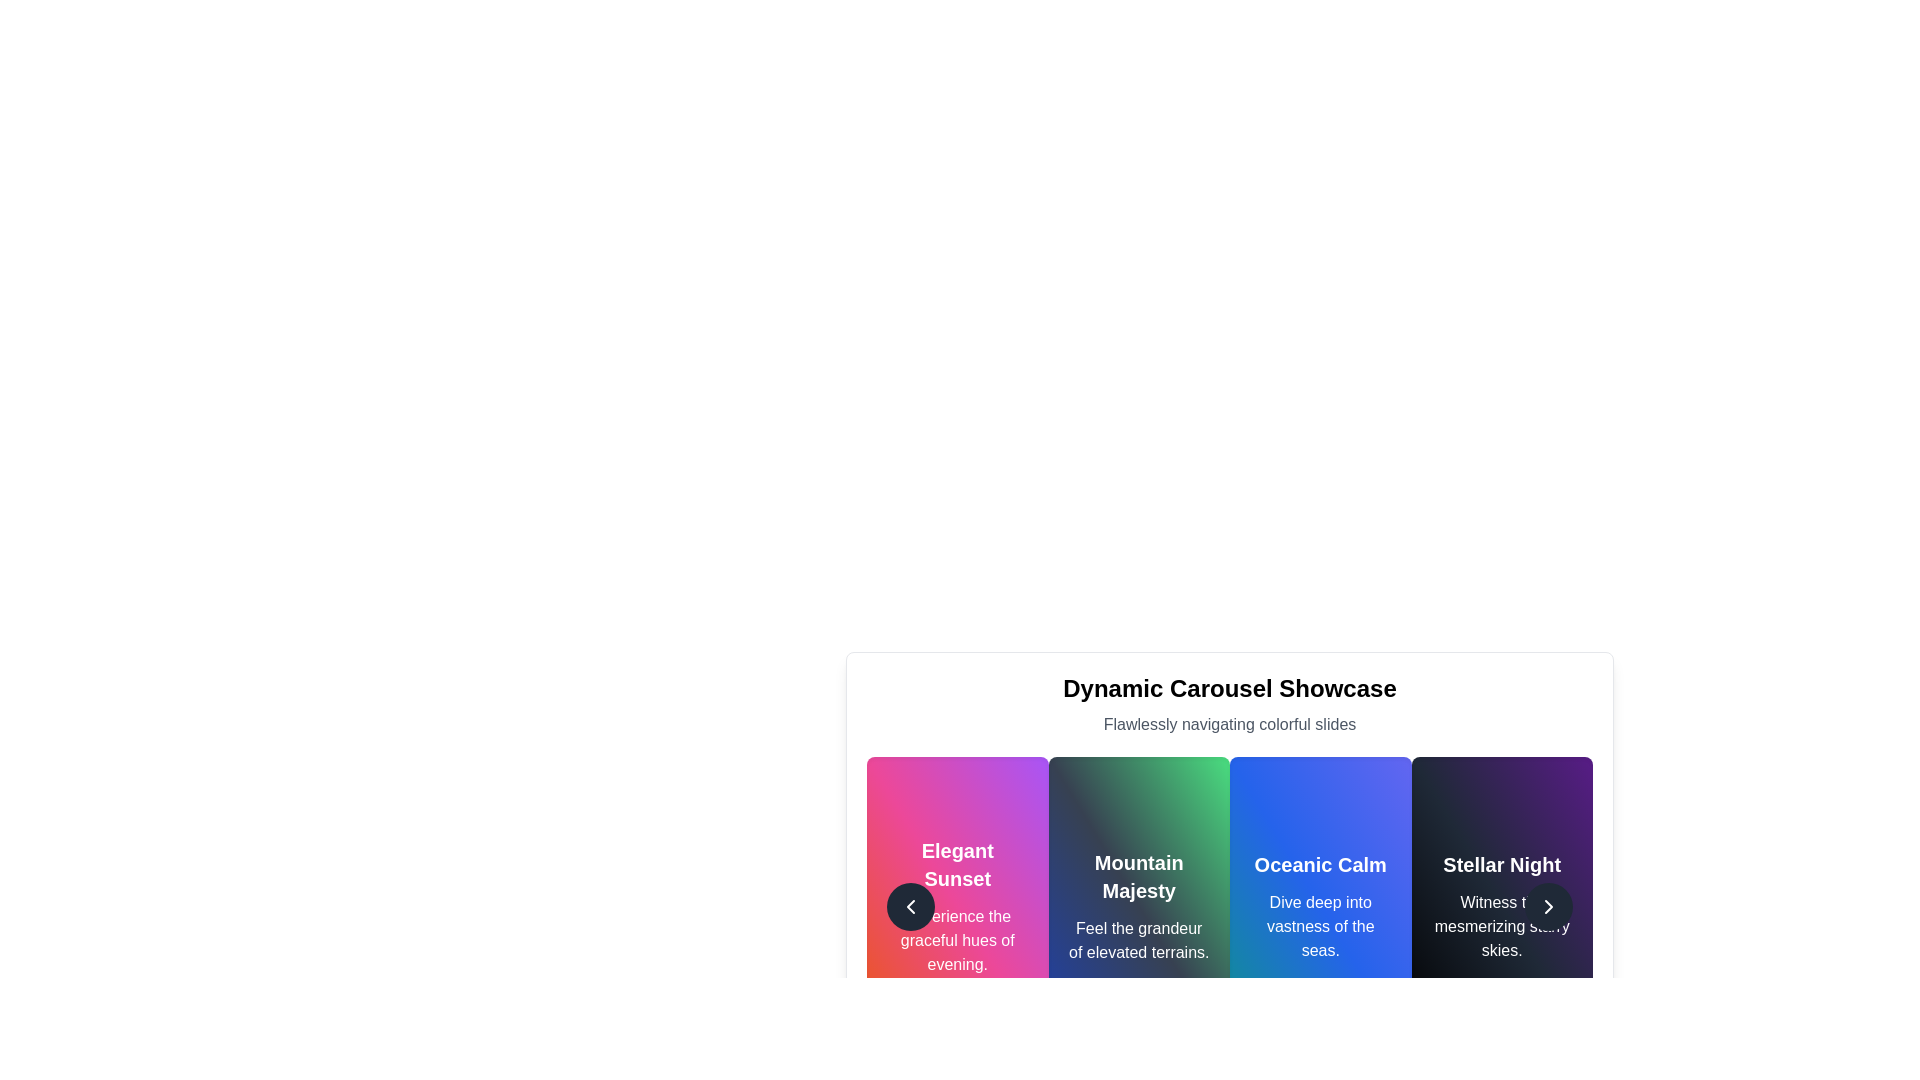 This screenshot has width=1920, height=1080. What do you see at coordinates (910, 906) in the screenshot?
I see `the left-facing arrow icon in the navigation control section` at bounding box center [910, 906].